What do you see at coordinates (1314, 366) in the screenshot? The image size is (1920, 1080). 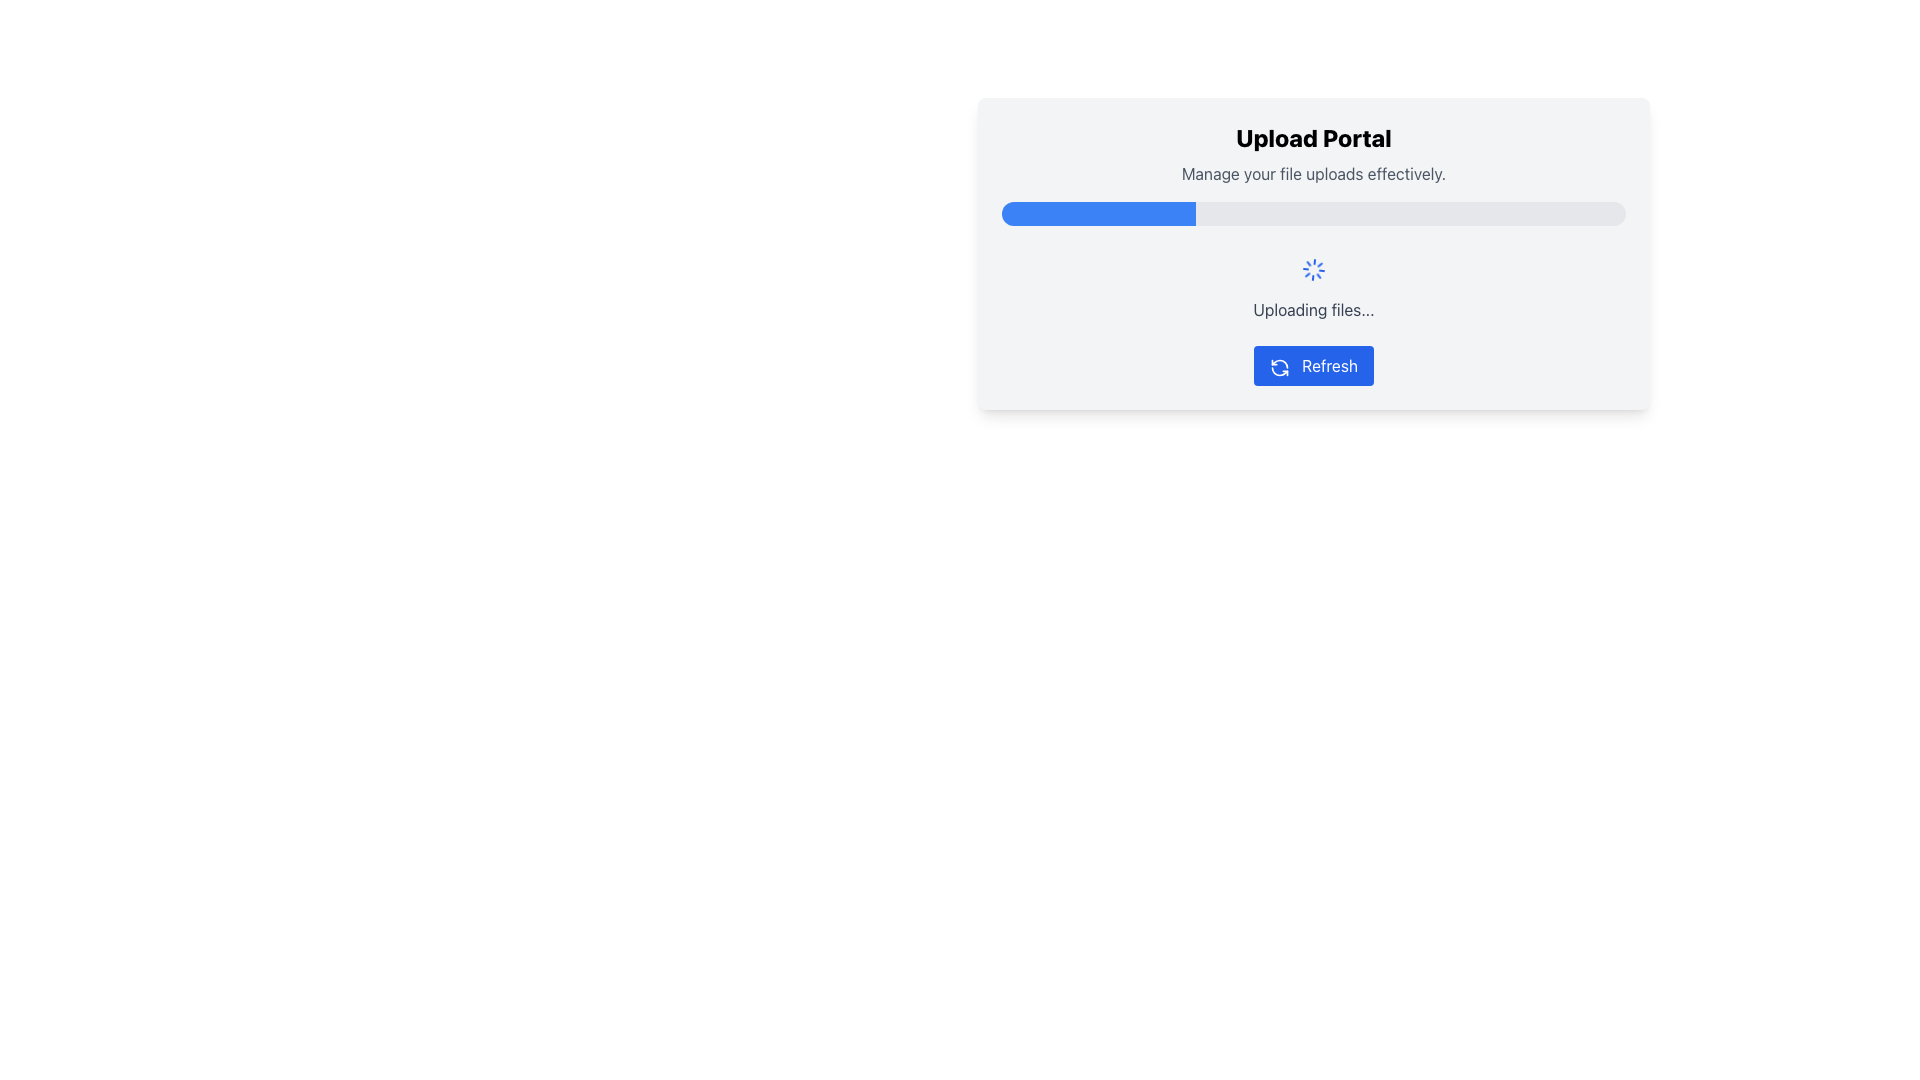 I see `the rectangular blue 'Refresh' button with rounded corners located at the bottom center of the 'Upload Portal' panel` at bounding box center [1314, 366].